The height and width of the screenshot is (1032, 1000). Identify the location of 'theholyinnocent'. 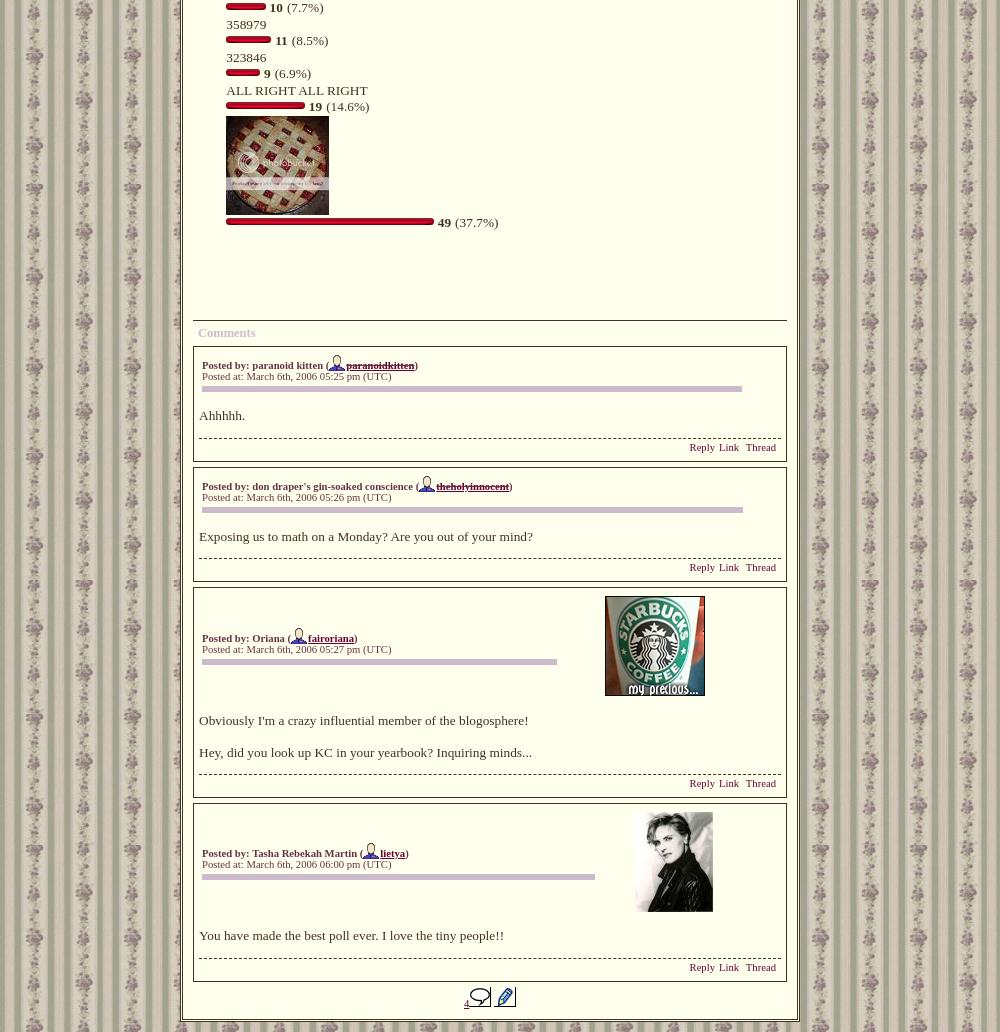
(471, 484).